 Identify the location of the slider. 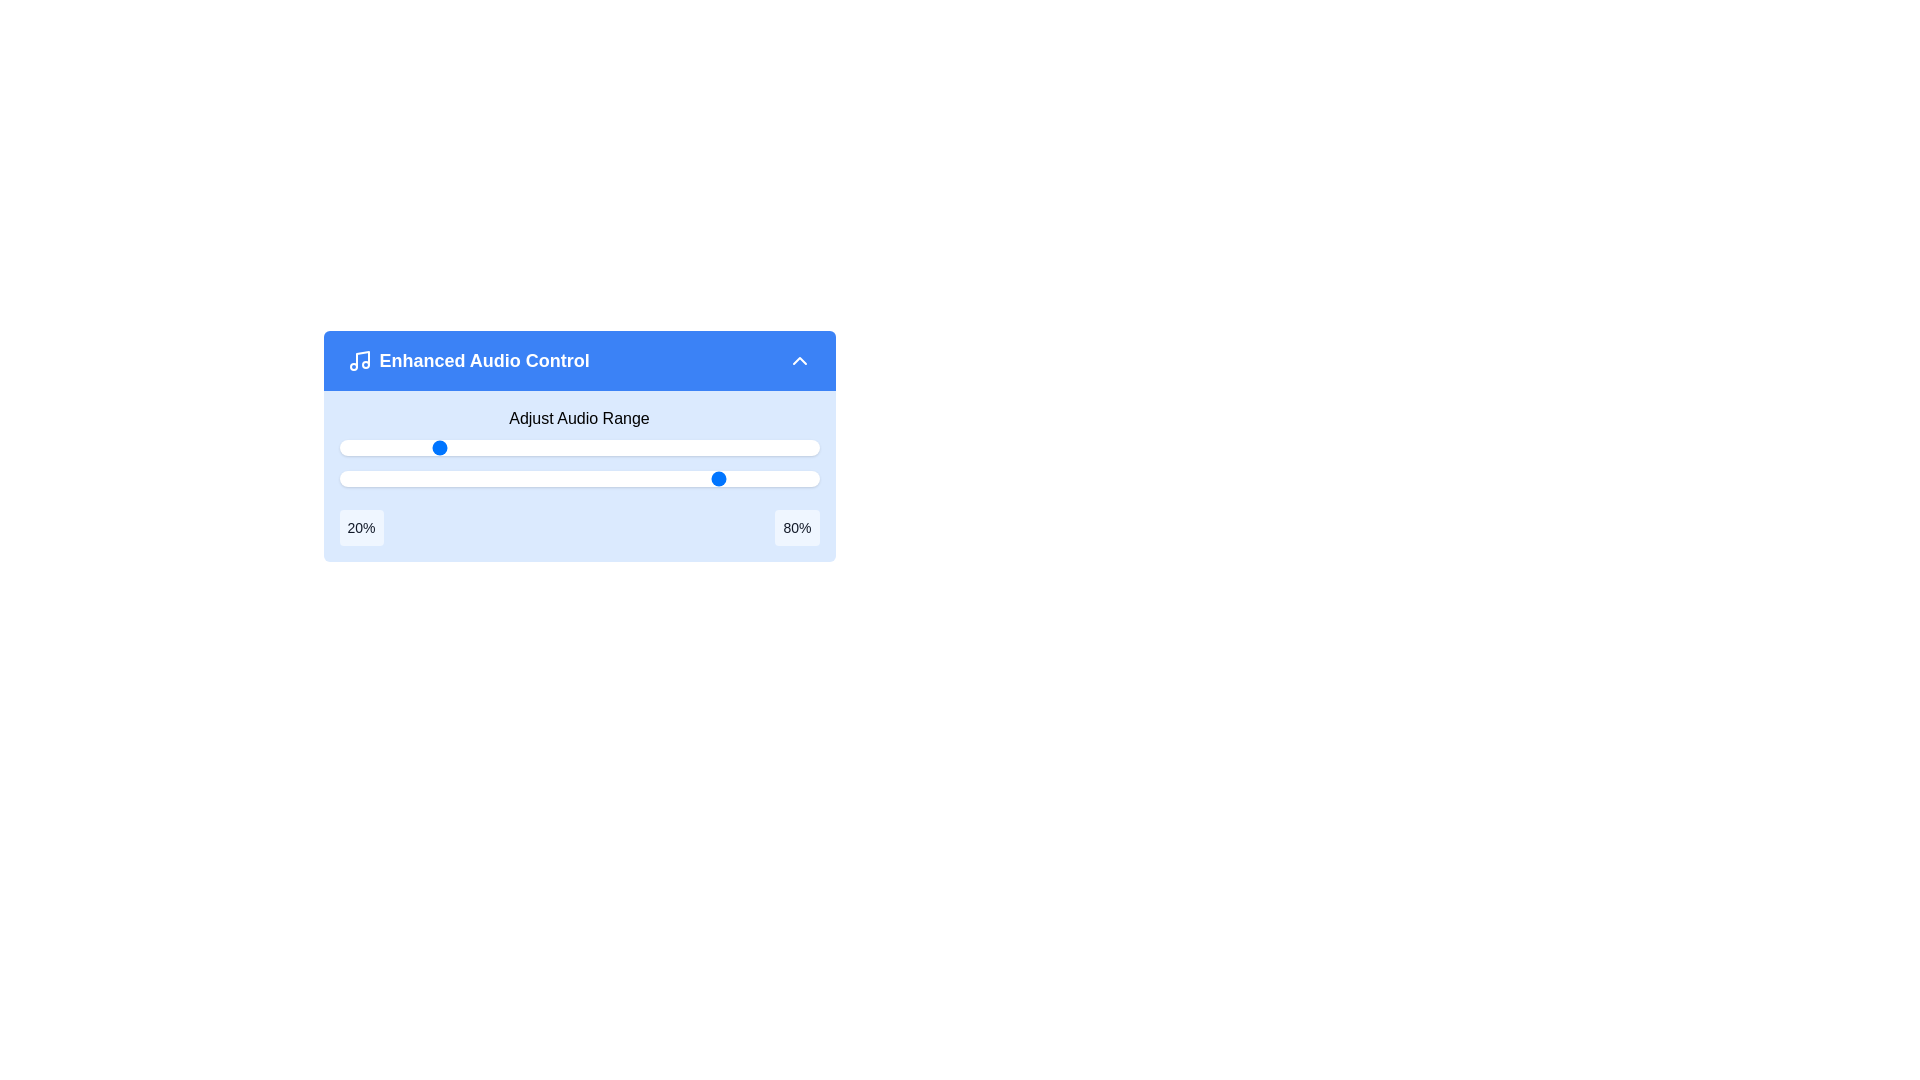
(631, 478).